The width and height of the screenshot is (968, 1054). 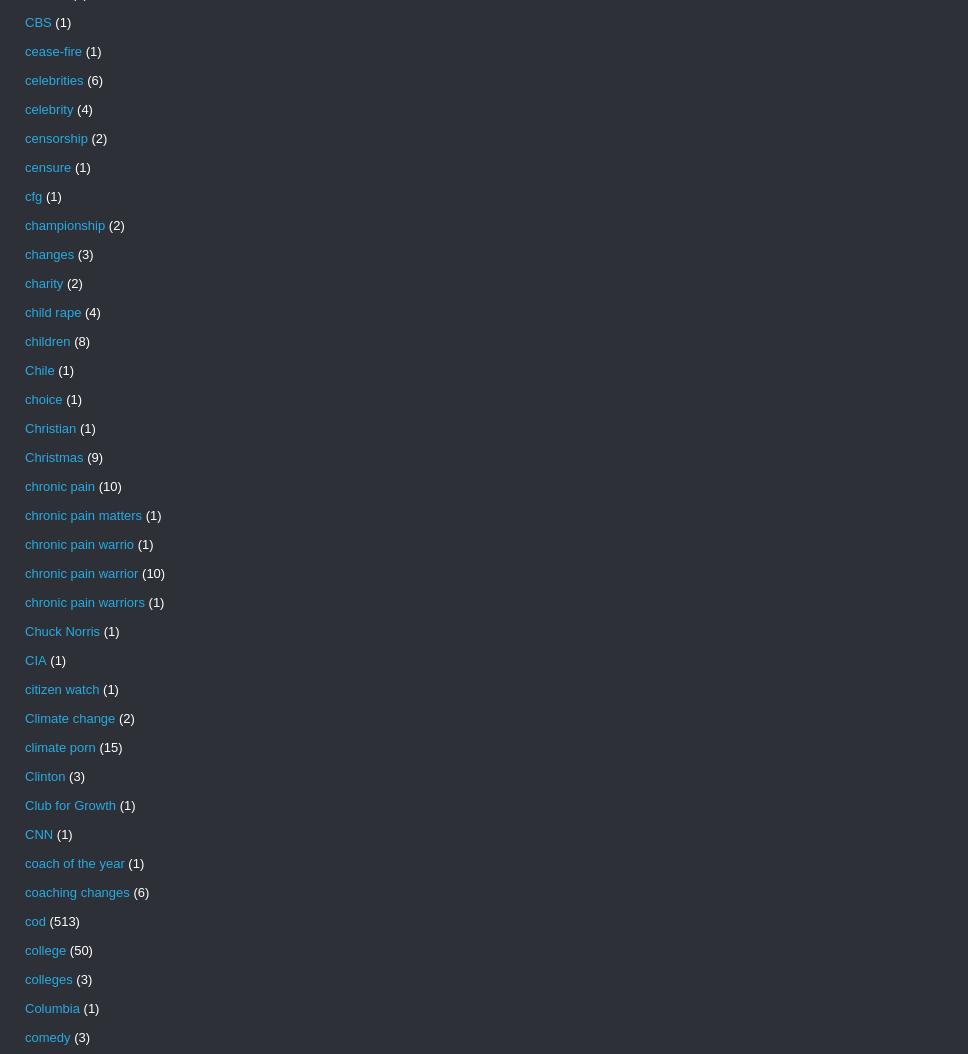 I want to click on 'college', so click(x=24, y=950).